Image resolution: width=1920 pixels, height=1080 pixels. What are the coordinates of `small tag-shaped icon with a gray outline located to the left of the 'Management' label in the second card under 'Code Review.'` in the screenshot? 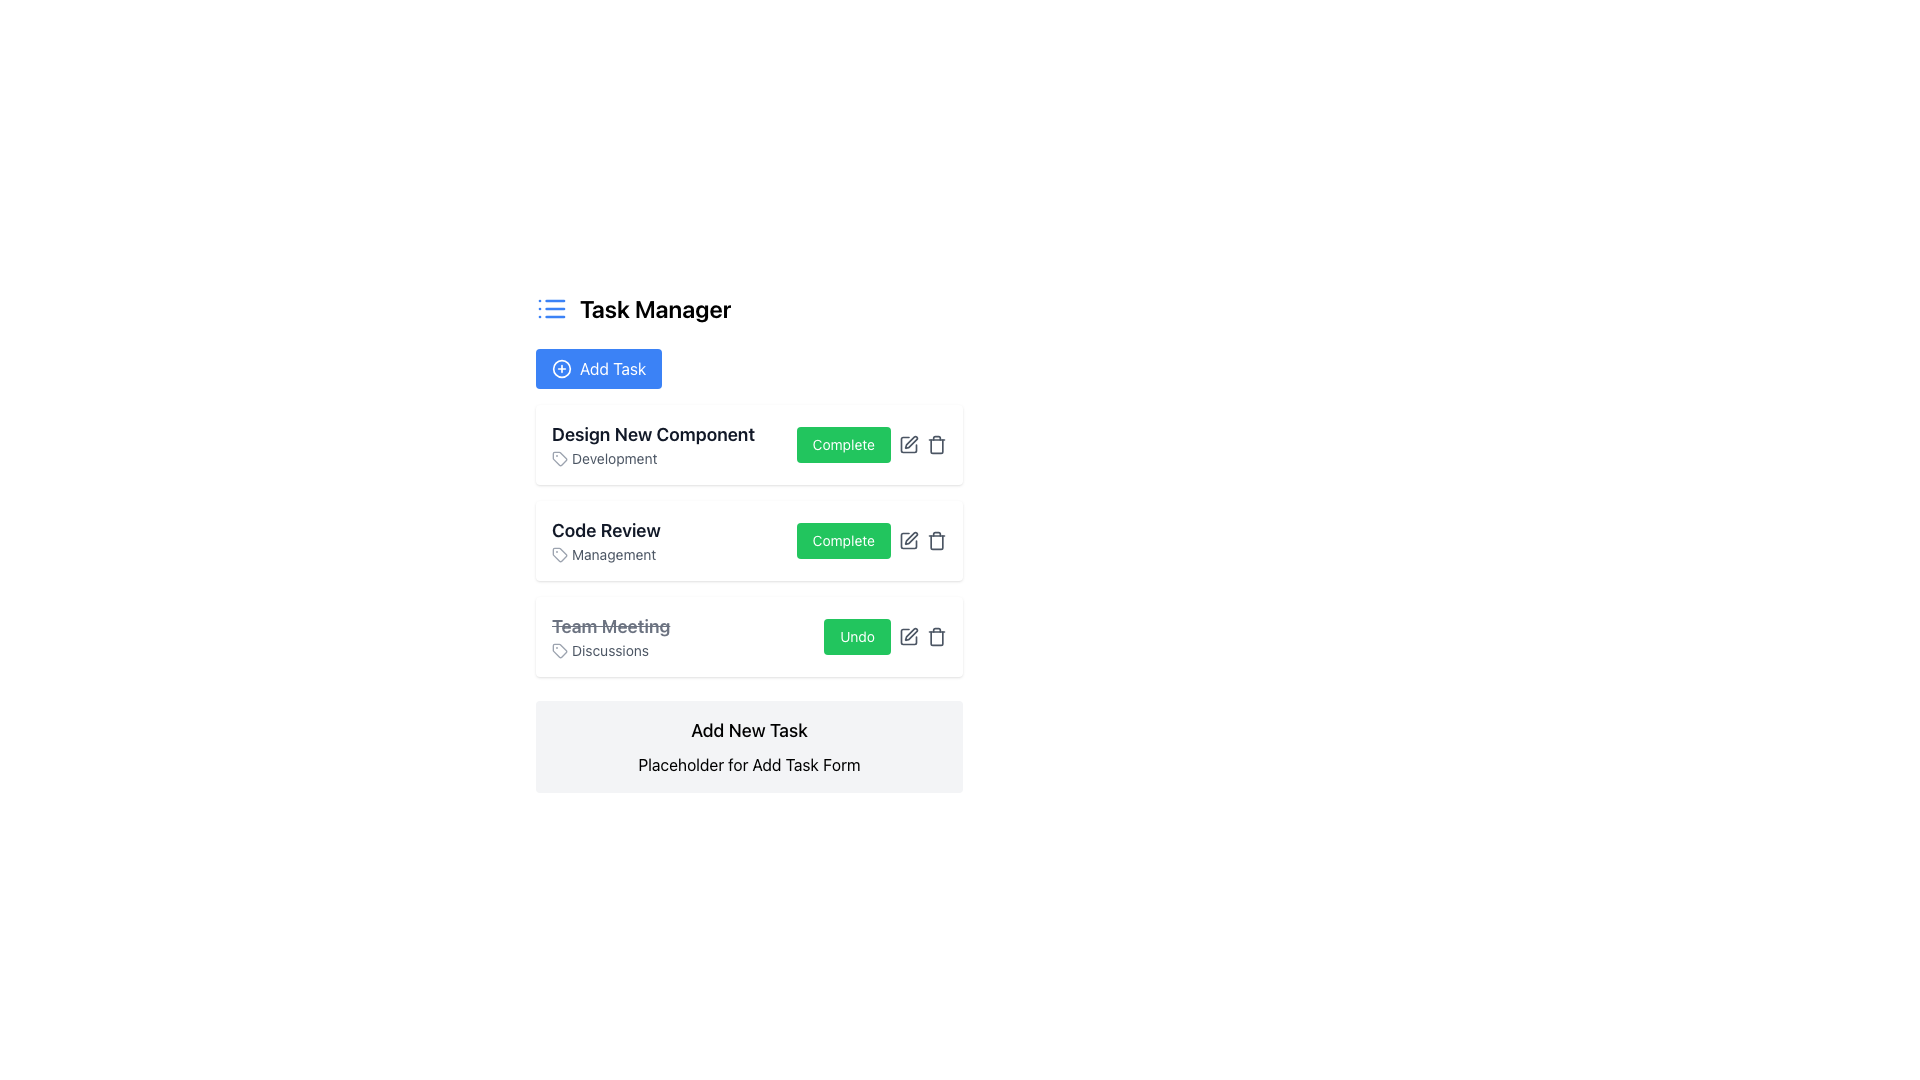 It's located at (560, 555).